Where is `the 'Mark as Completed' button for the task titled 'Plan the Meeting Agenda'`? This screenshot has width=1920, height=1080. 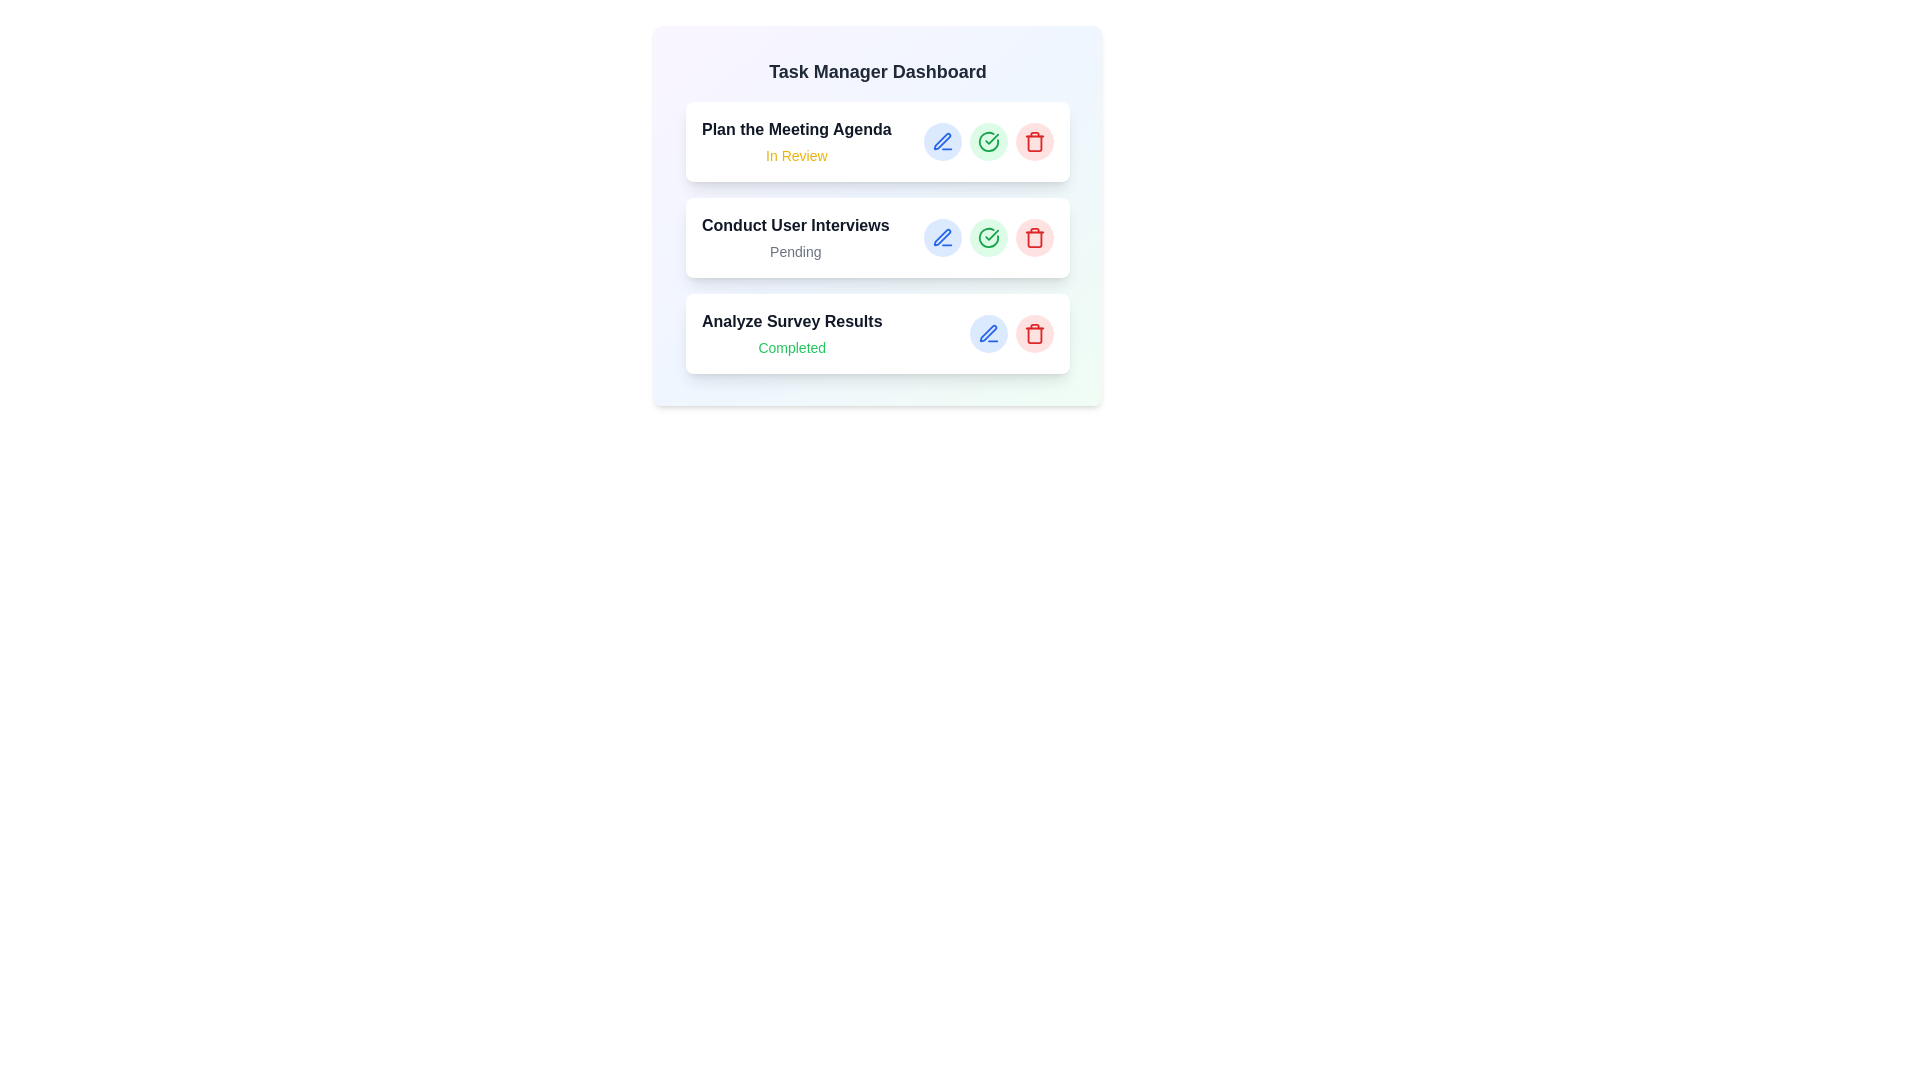 the 'Mark as Completed' button for the task titled 'Plan the Meeting Agenda' is located at coordinates (988, 141).